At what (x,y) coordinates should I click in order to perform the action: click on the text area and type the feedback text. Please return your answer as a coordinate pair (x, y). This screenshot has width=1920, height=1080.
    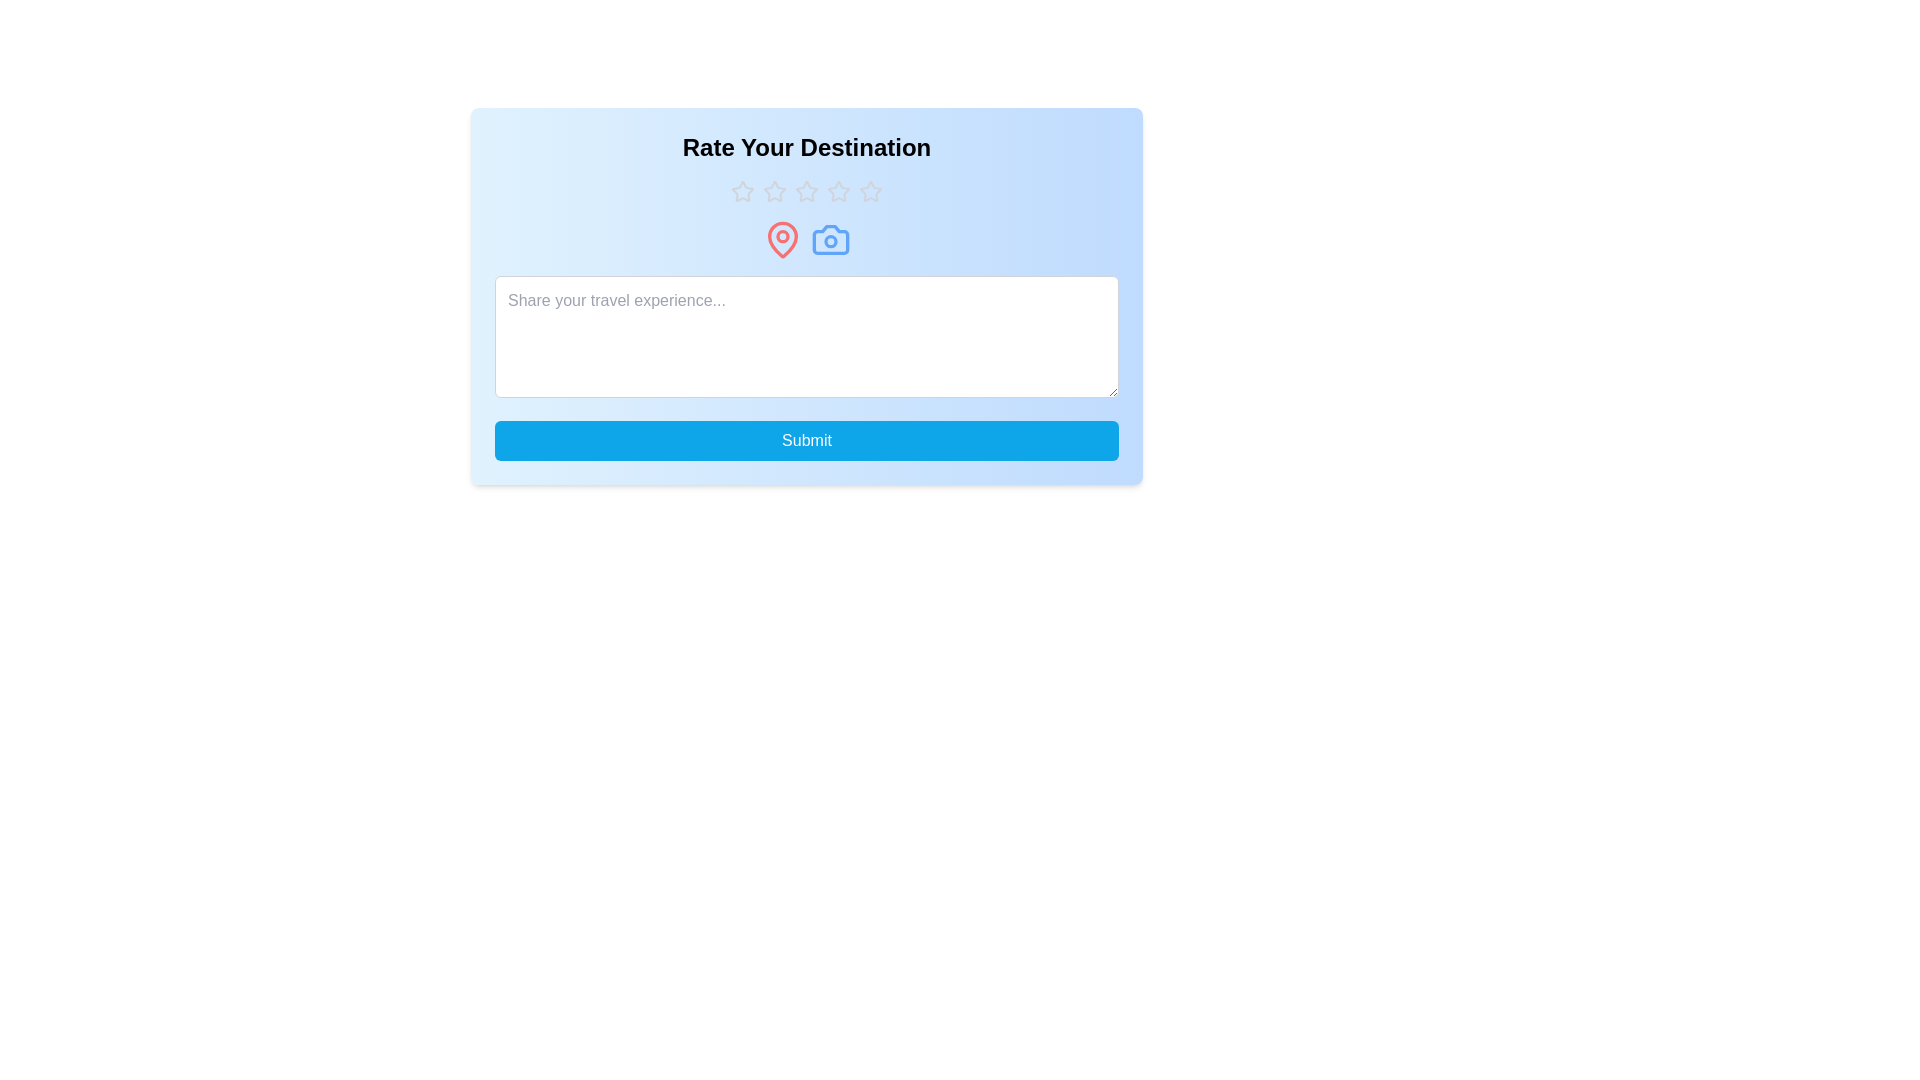
    Looking at the image, I should click on (806, 335).